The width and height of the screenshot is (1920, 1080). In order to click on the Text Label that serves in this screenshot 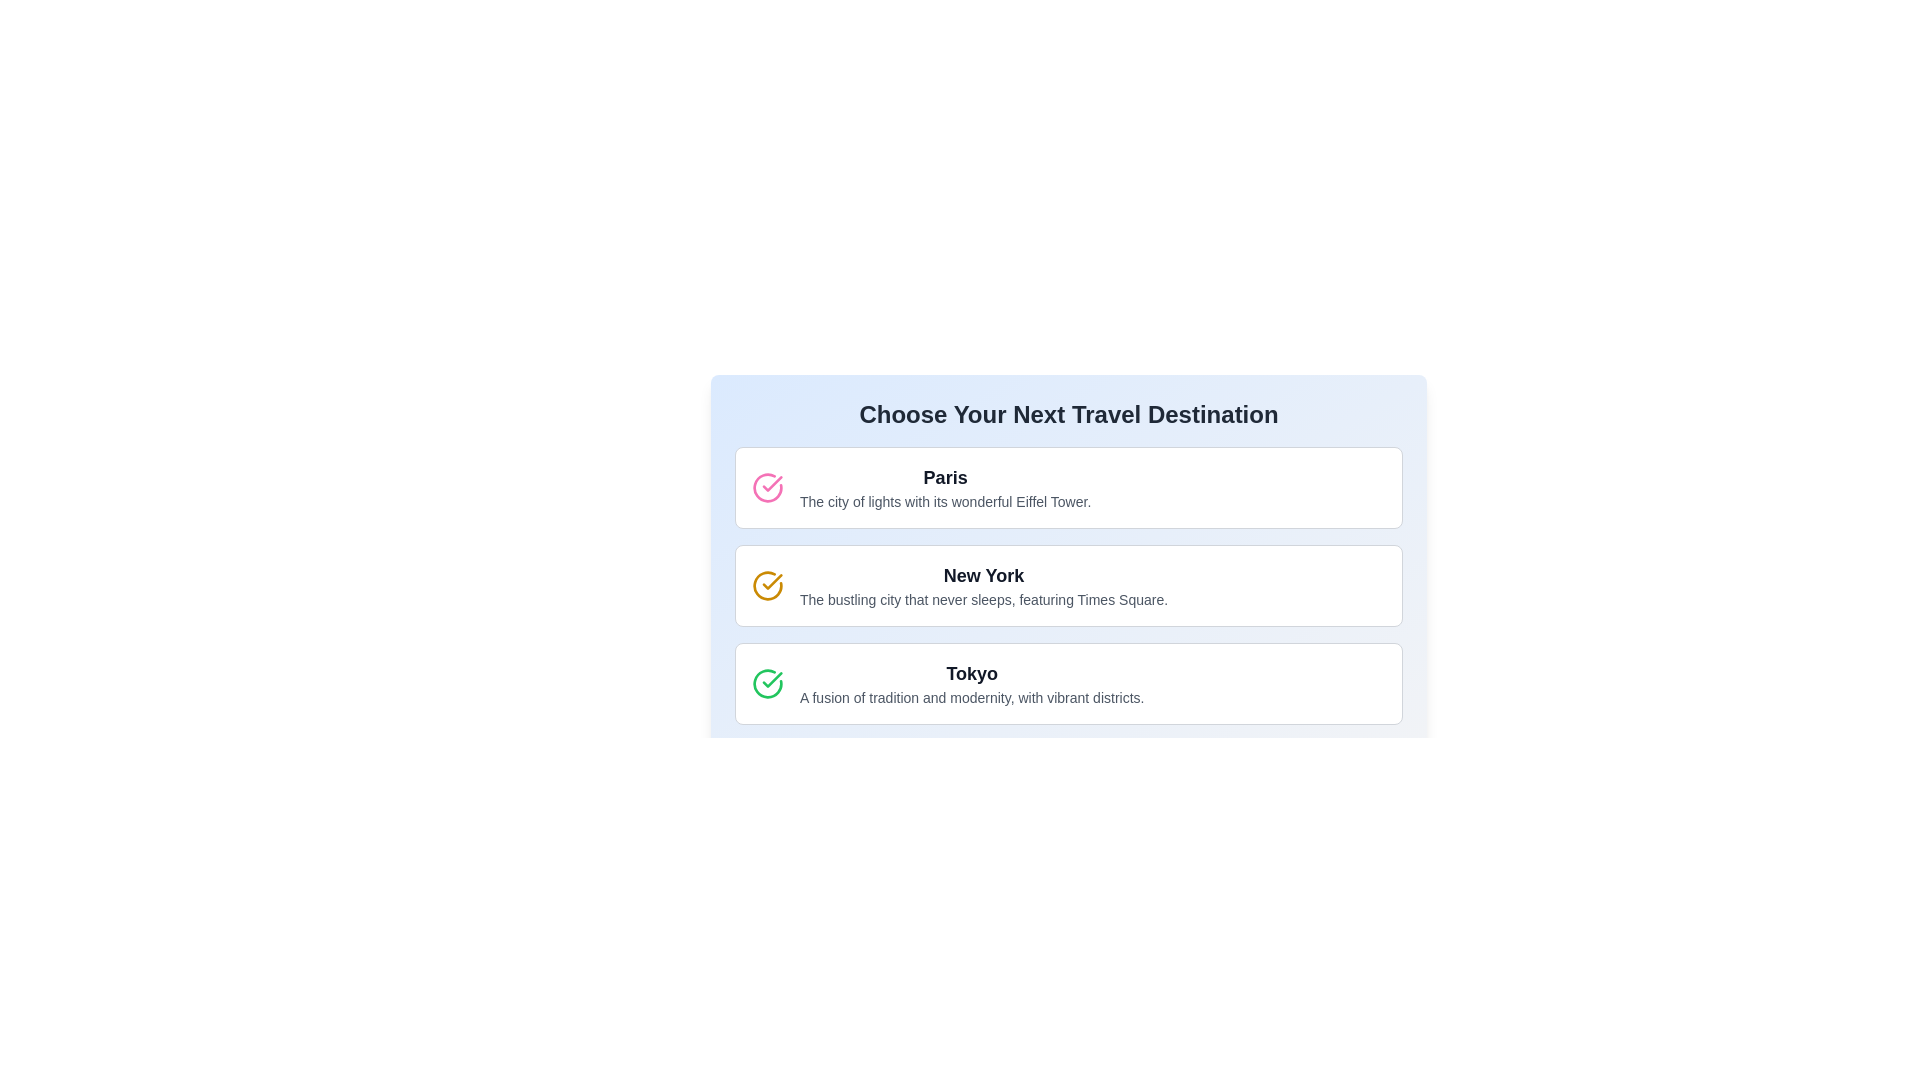, I will do `click(944, 478)`.